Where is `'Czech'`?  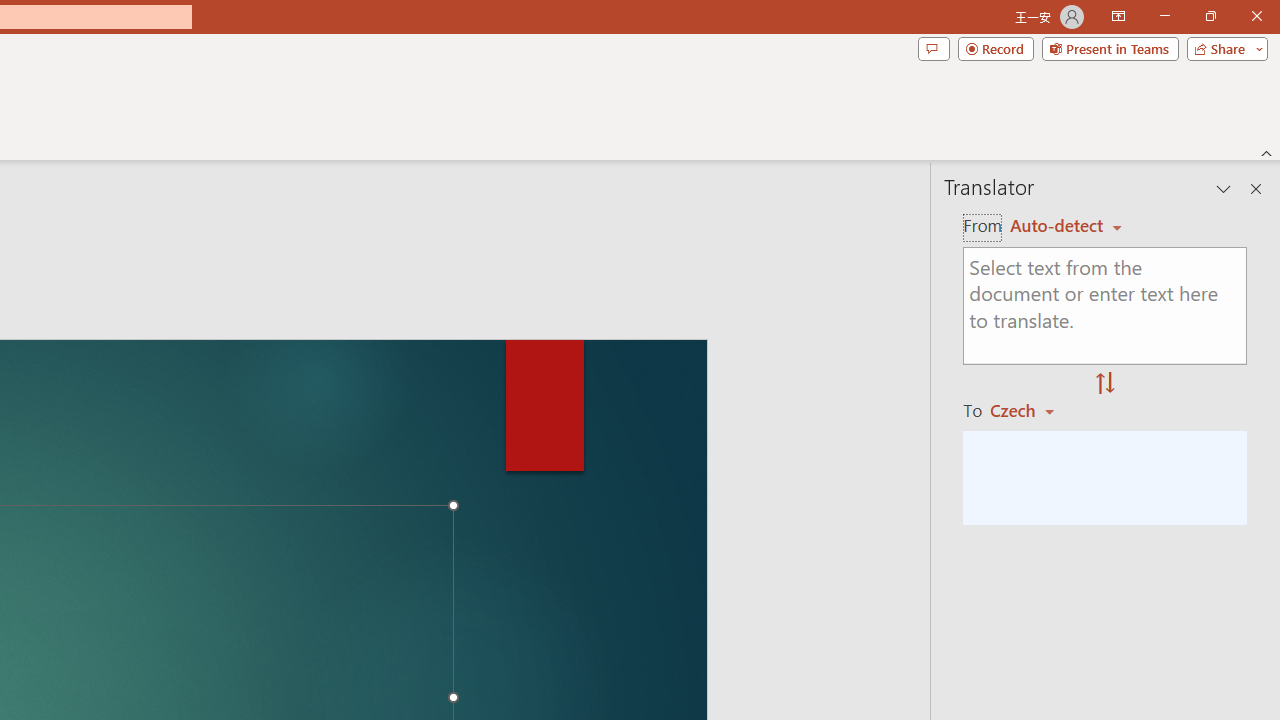
'Czech' is located at coordinates (1031, 409).